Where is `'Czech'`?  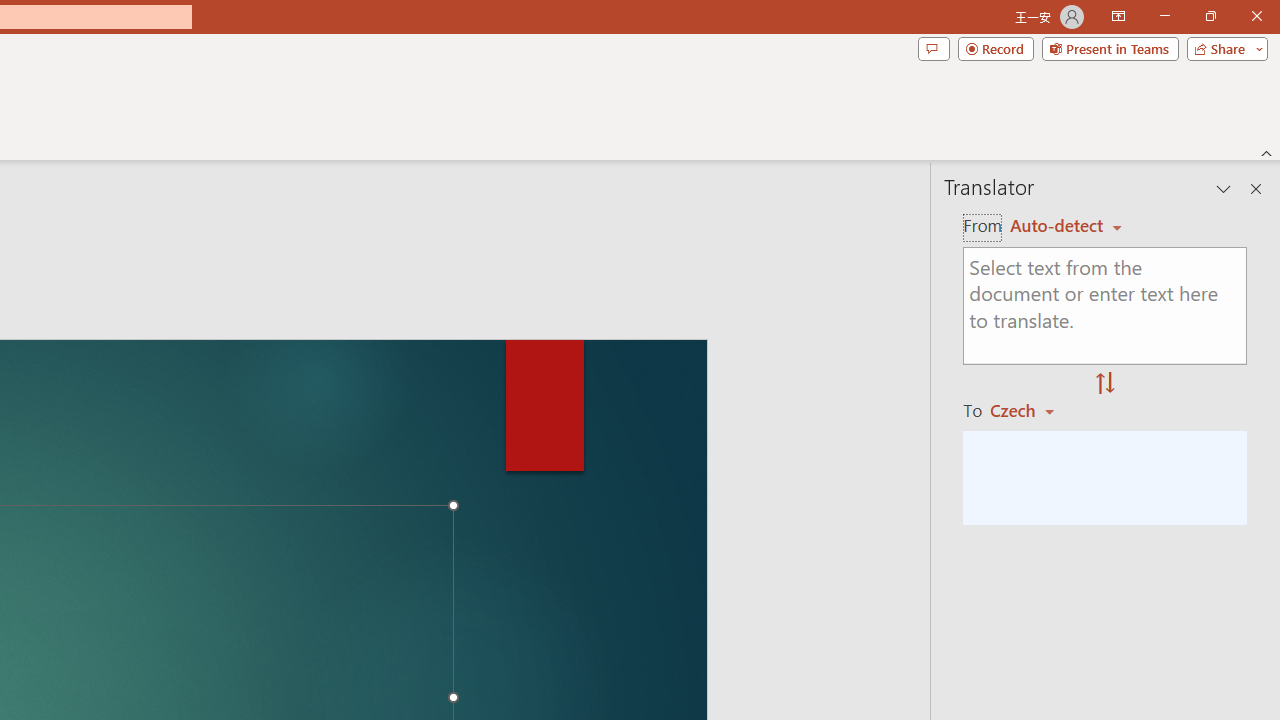
'Czech' is located at coordinates (1031, 409).